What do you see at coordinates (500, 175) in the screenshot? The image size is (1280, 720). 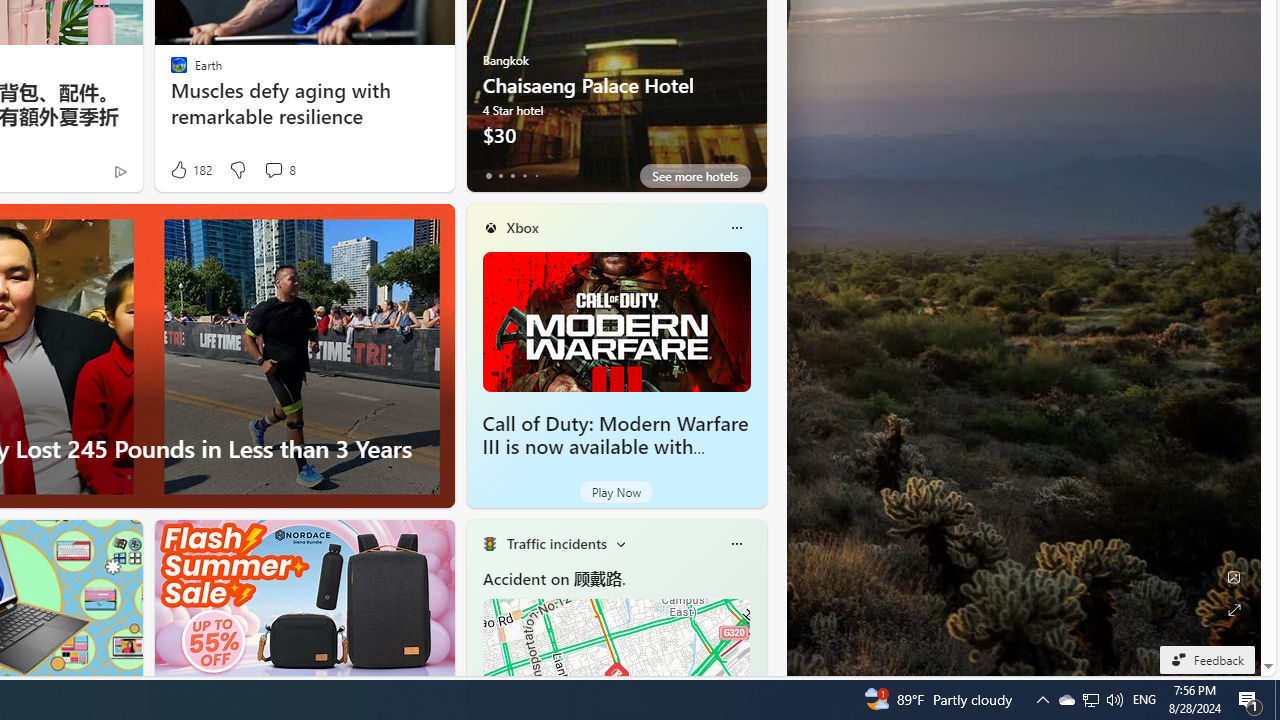 I see `'tab-1'` at bounding box center [500, 175].